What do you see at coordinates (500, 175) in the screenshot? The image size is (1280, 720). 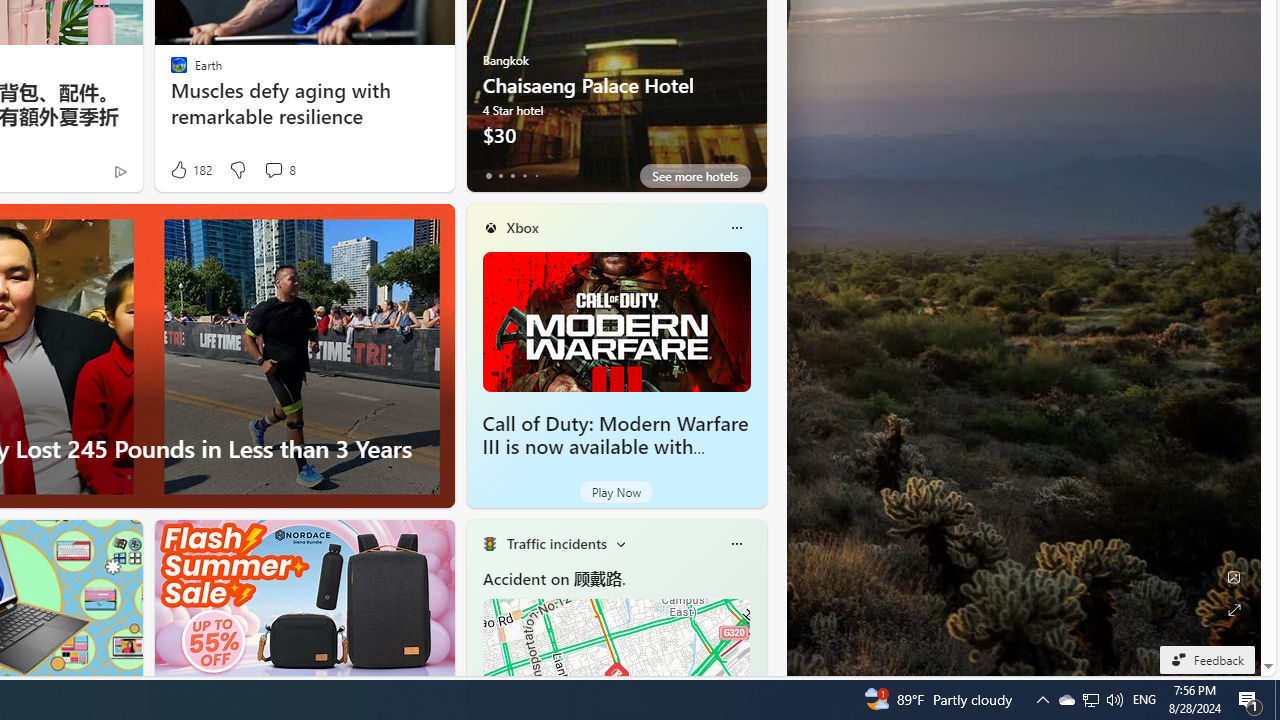 I see `'tab-1'` at bounding box center [500, 175].